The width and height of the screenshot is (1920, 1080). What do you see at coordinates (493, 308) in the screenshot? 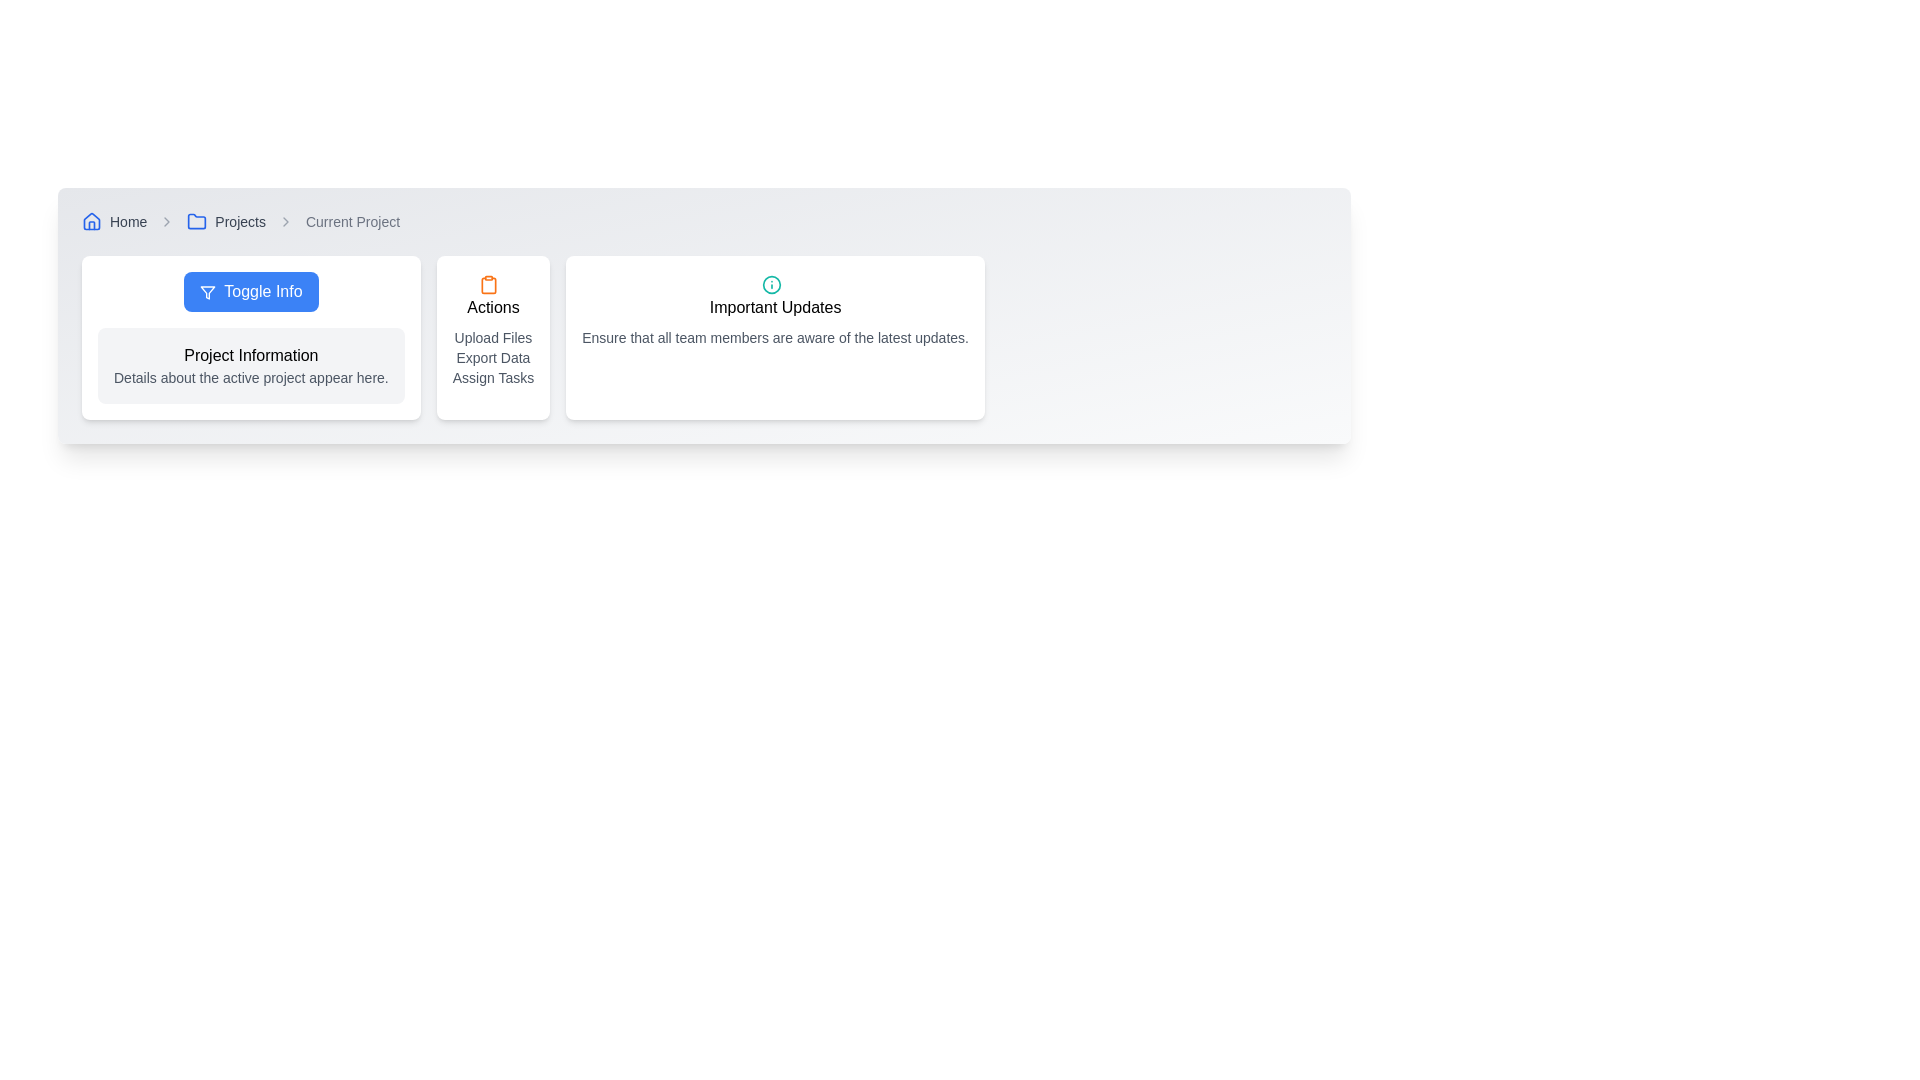
I see `the Text label that serves as a heading for the options 'Upload Files', 'Export Data', and 'Assign Tasks', located centrally within the second card of a three-card layout` at bounding box center [493, 308].